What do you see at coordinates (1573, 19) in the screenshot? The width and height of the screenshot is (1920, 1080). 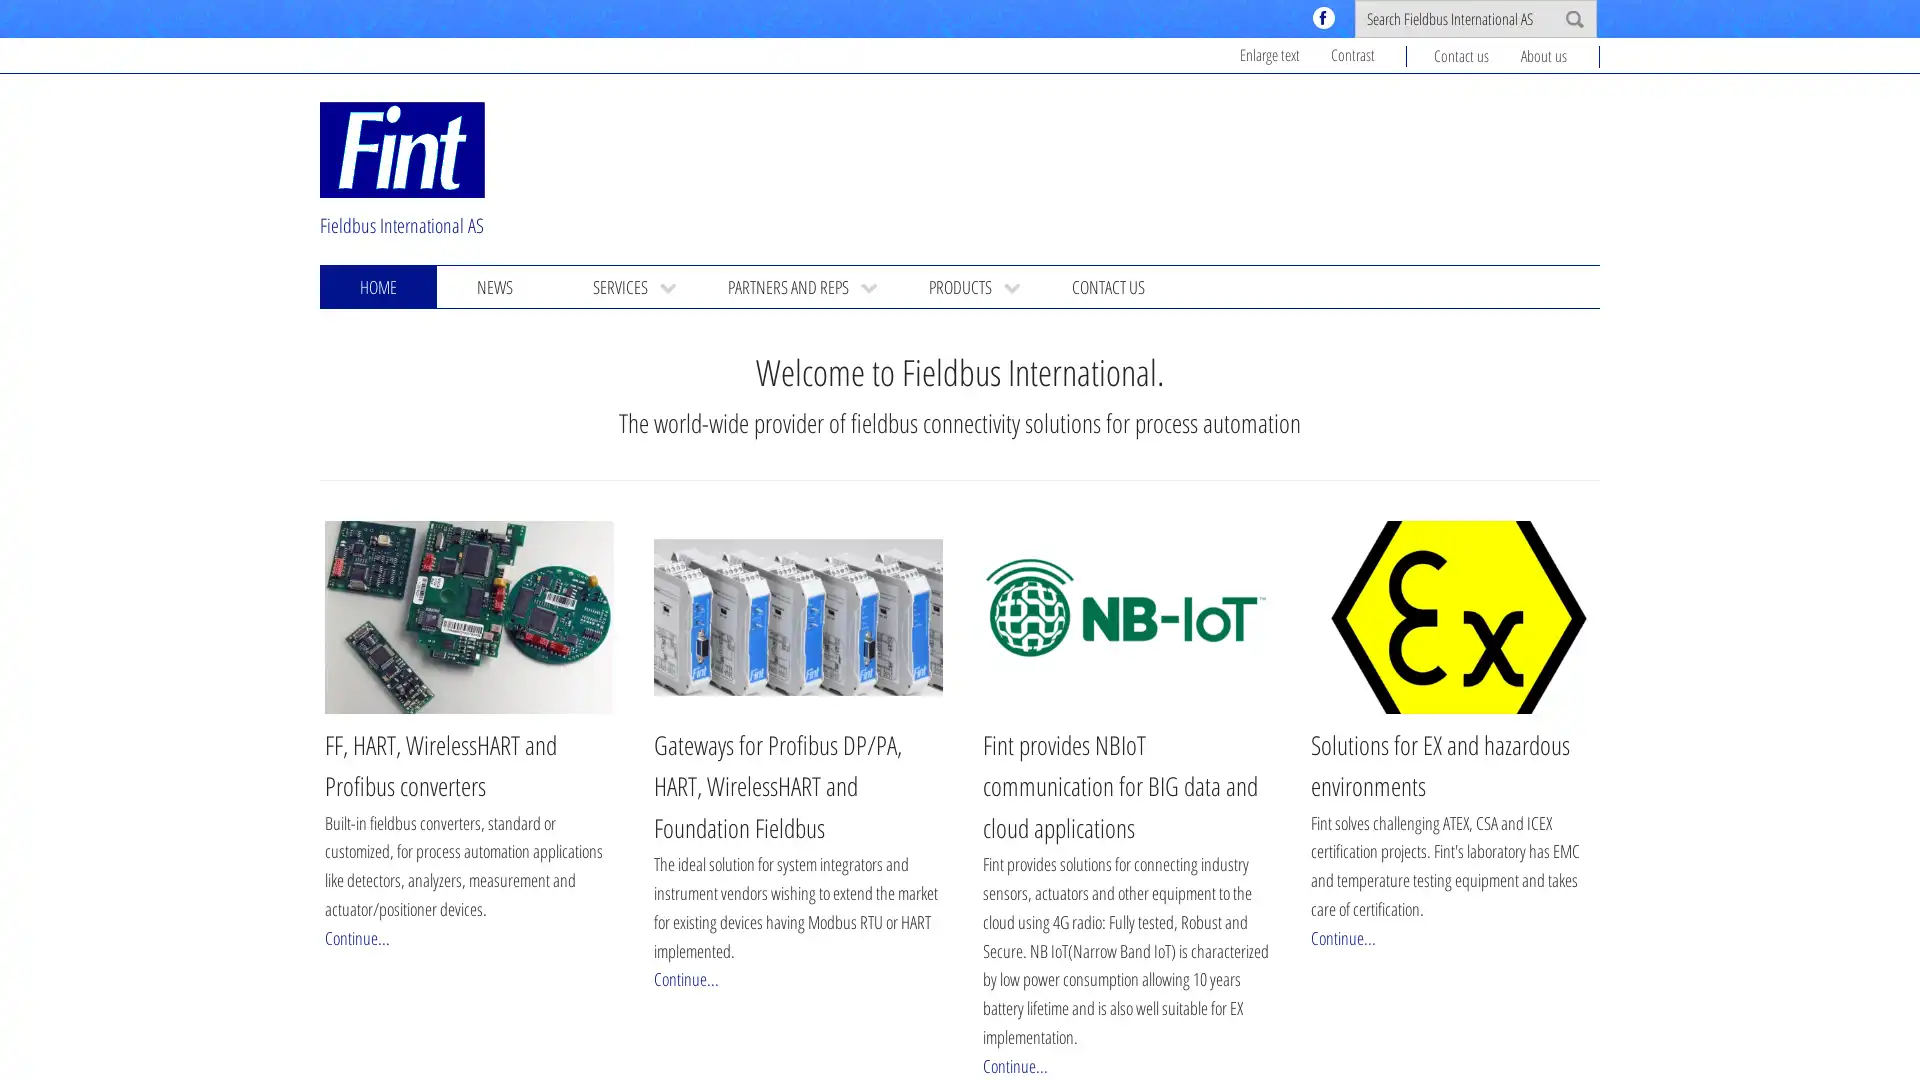 I see `Search` at bounding box center [1573, 19].